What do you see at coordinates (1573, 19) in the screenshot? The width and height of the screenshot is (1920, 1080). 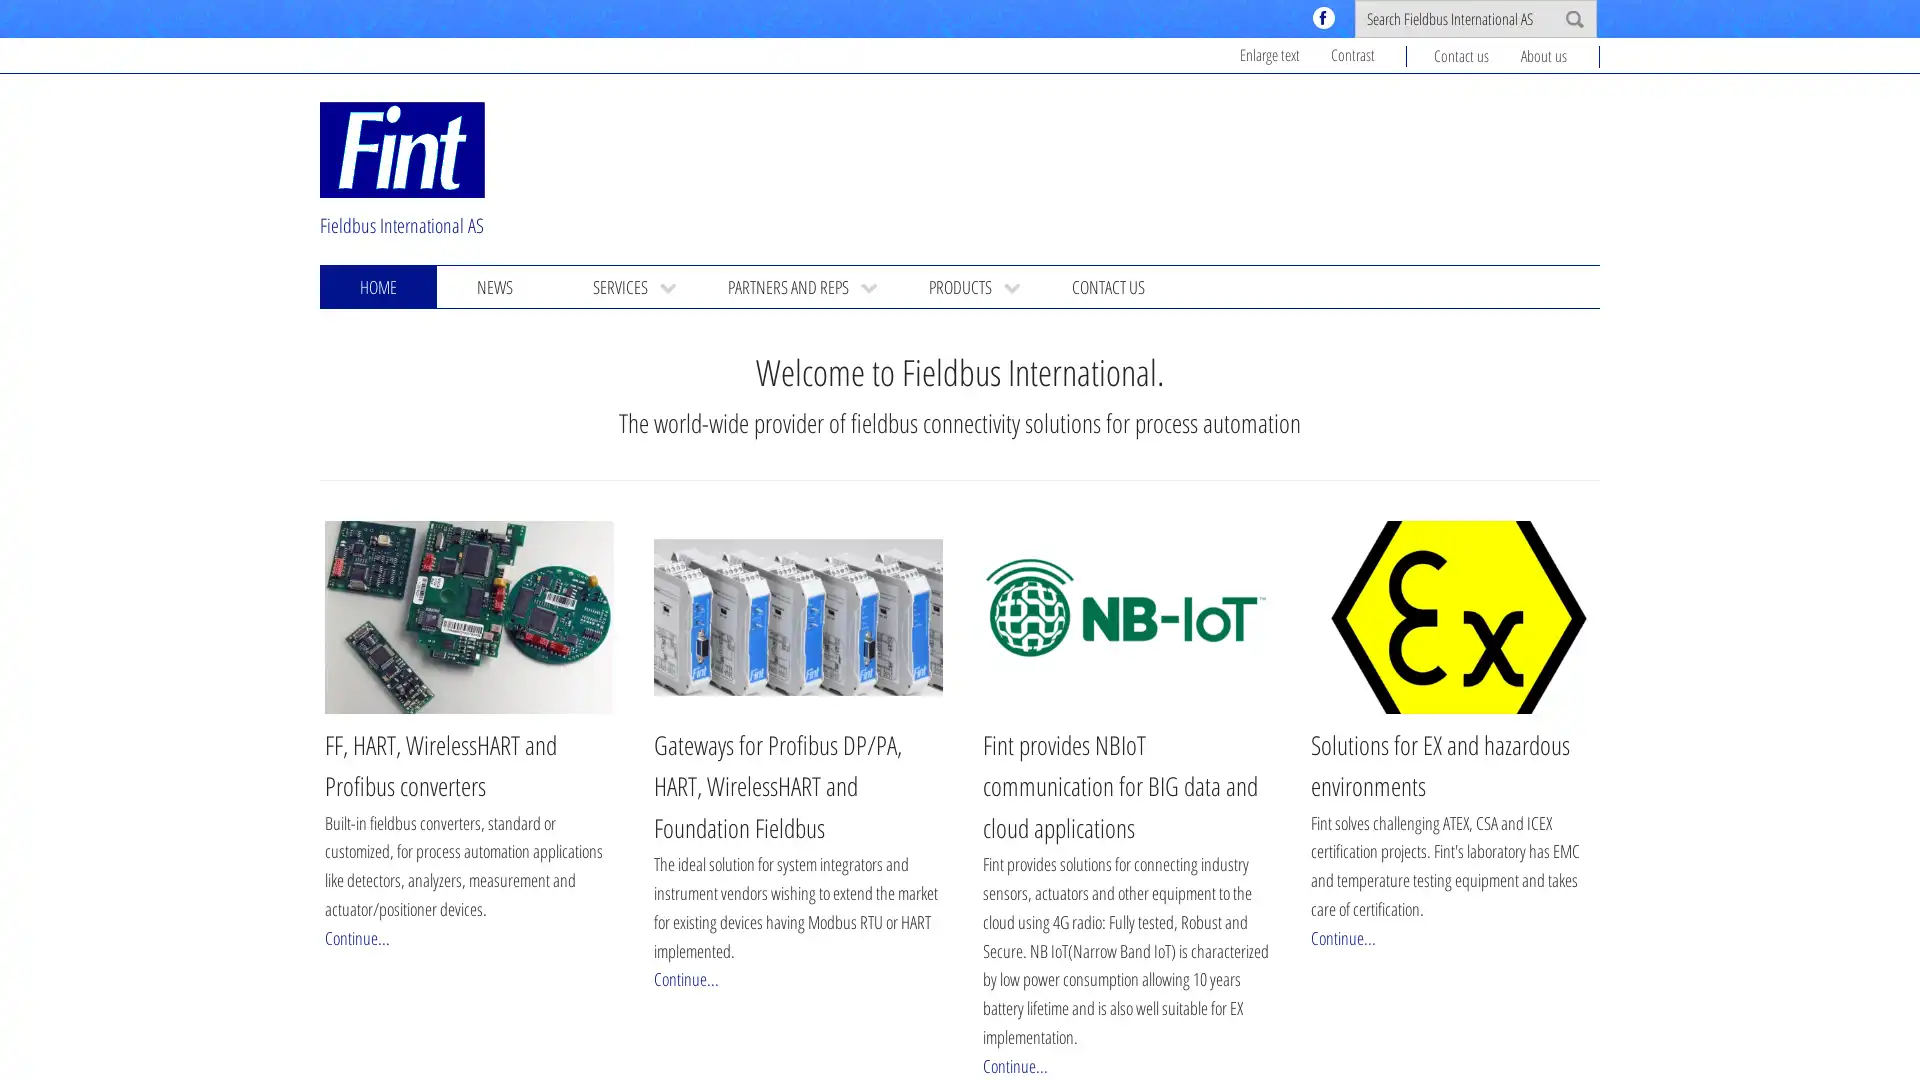 I see `Search` at bounding box center [1573, 19].